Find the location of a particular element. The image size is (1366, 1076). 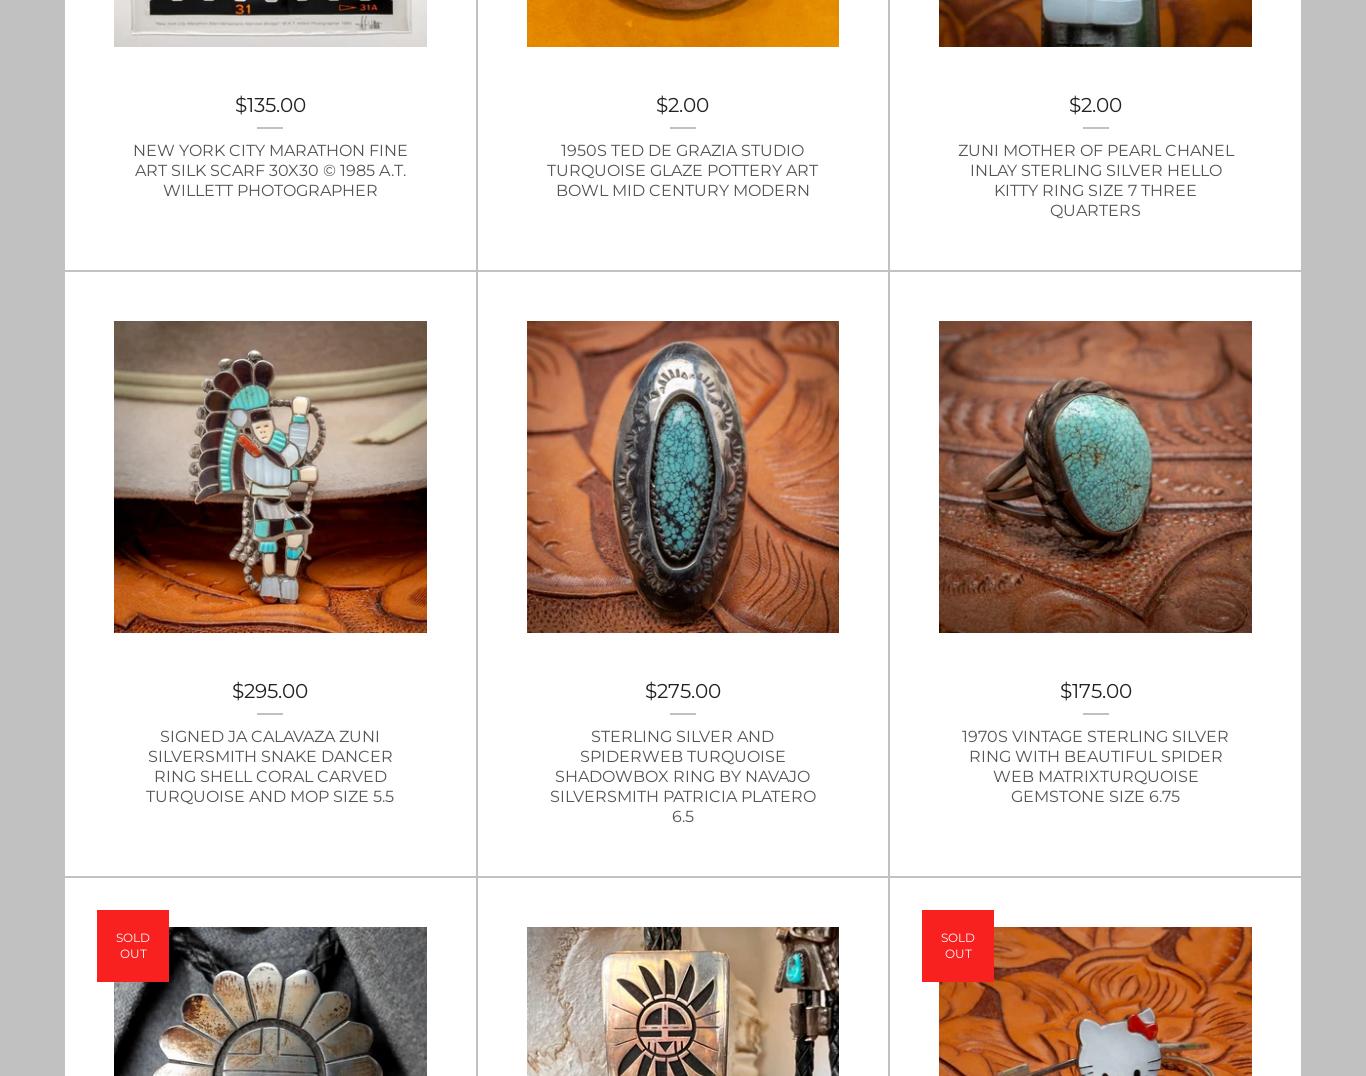

'Sterling Silver and Spiderweb Turquoise Shadowbox Ring by Navajo Silversmith Patricia Platero 6.5' is located at coordinates (681, 776).